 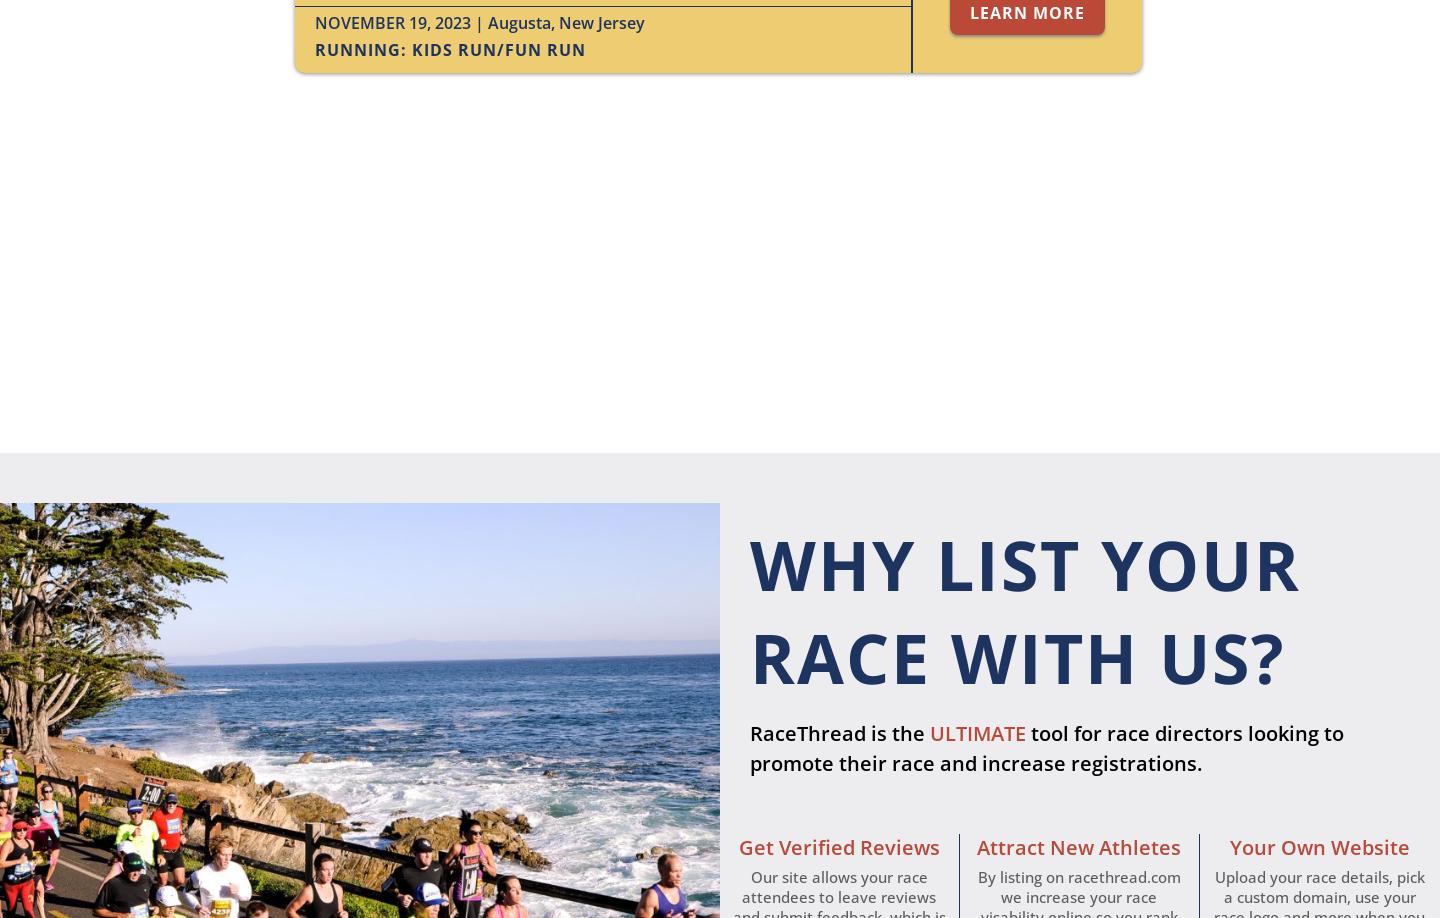 What do you see at coordinates (405, 50) in the screenshot?
I see `':'` at bounding box center [405, 50].